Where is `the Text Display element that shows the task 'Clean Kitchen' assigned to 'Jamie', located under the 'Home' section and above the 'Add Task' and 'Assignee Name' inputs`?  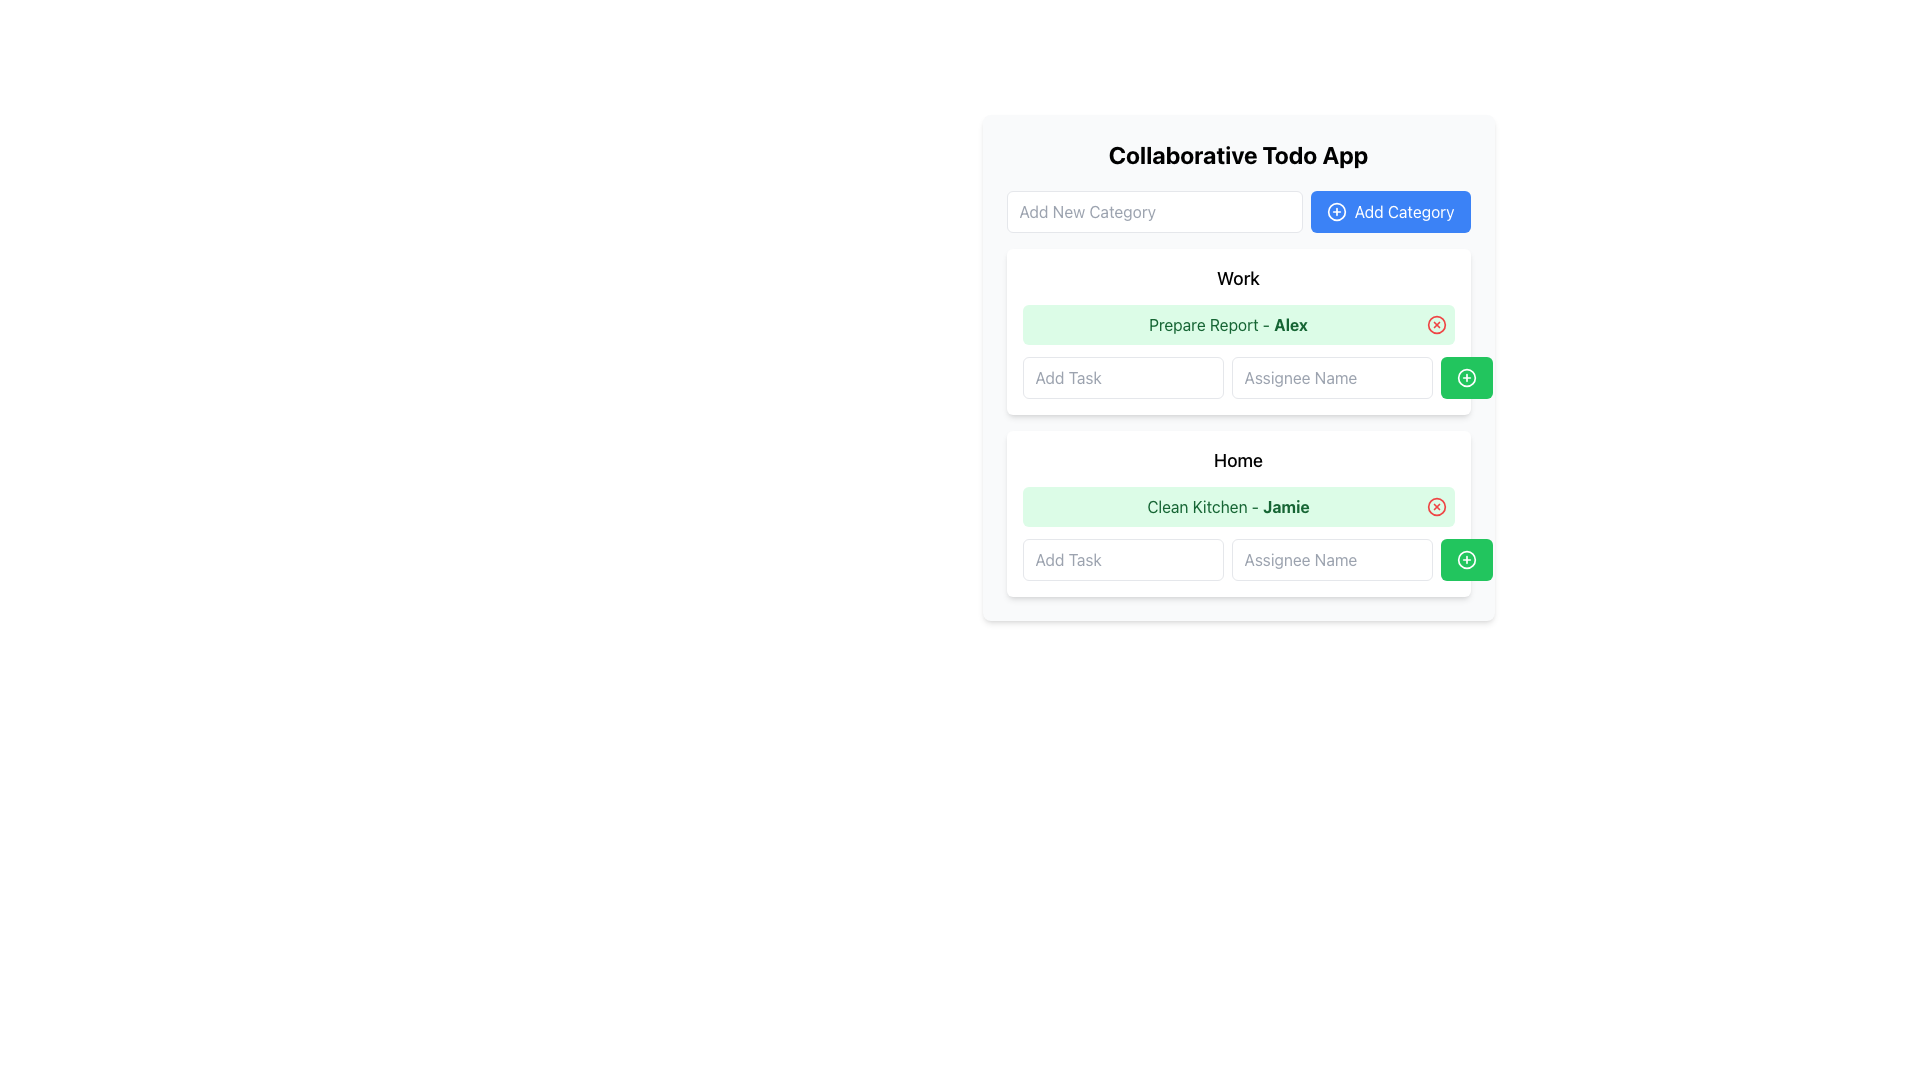
the Text Display element that shows the task 'Clean Kitchen' assigned to 'Jamie', located under the 'Home' section and above the 'Add Task' and 'Assignee Name' inputs is located at coordinates (1227, 505).